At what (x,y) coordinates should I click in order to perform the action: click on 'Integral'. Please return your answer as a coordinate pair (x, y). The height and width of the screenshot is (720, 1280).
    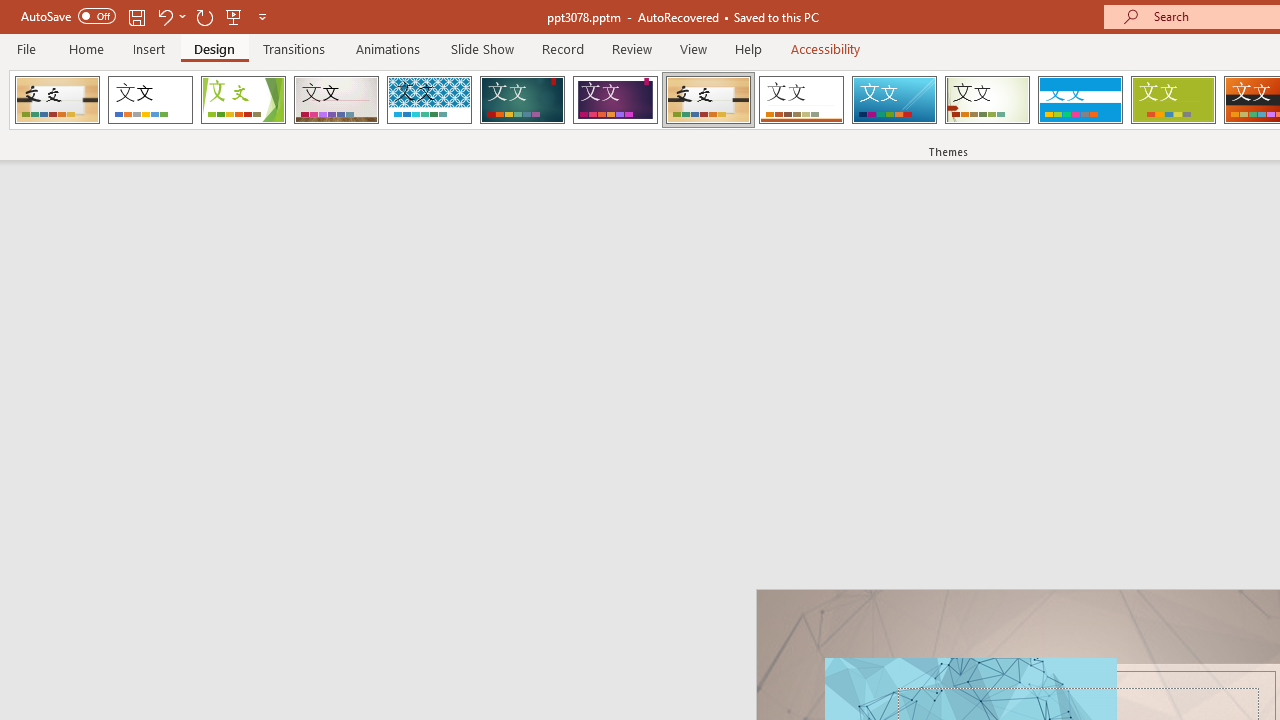
    Looking at the image, I should click on (428, 100).